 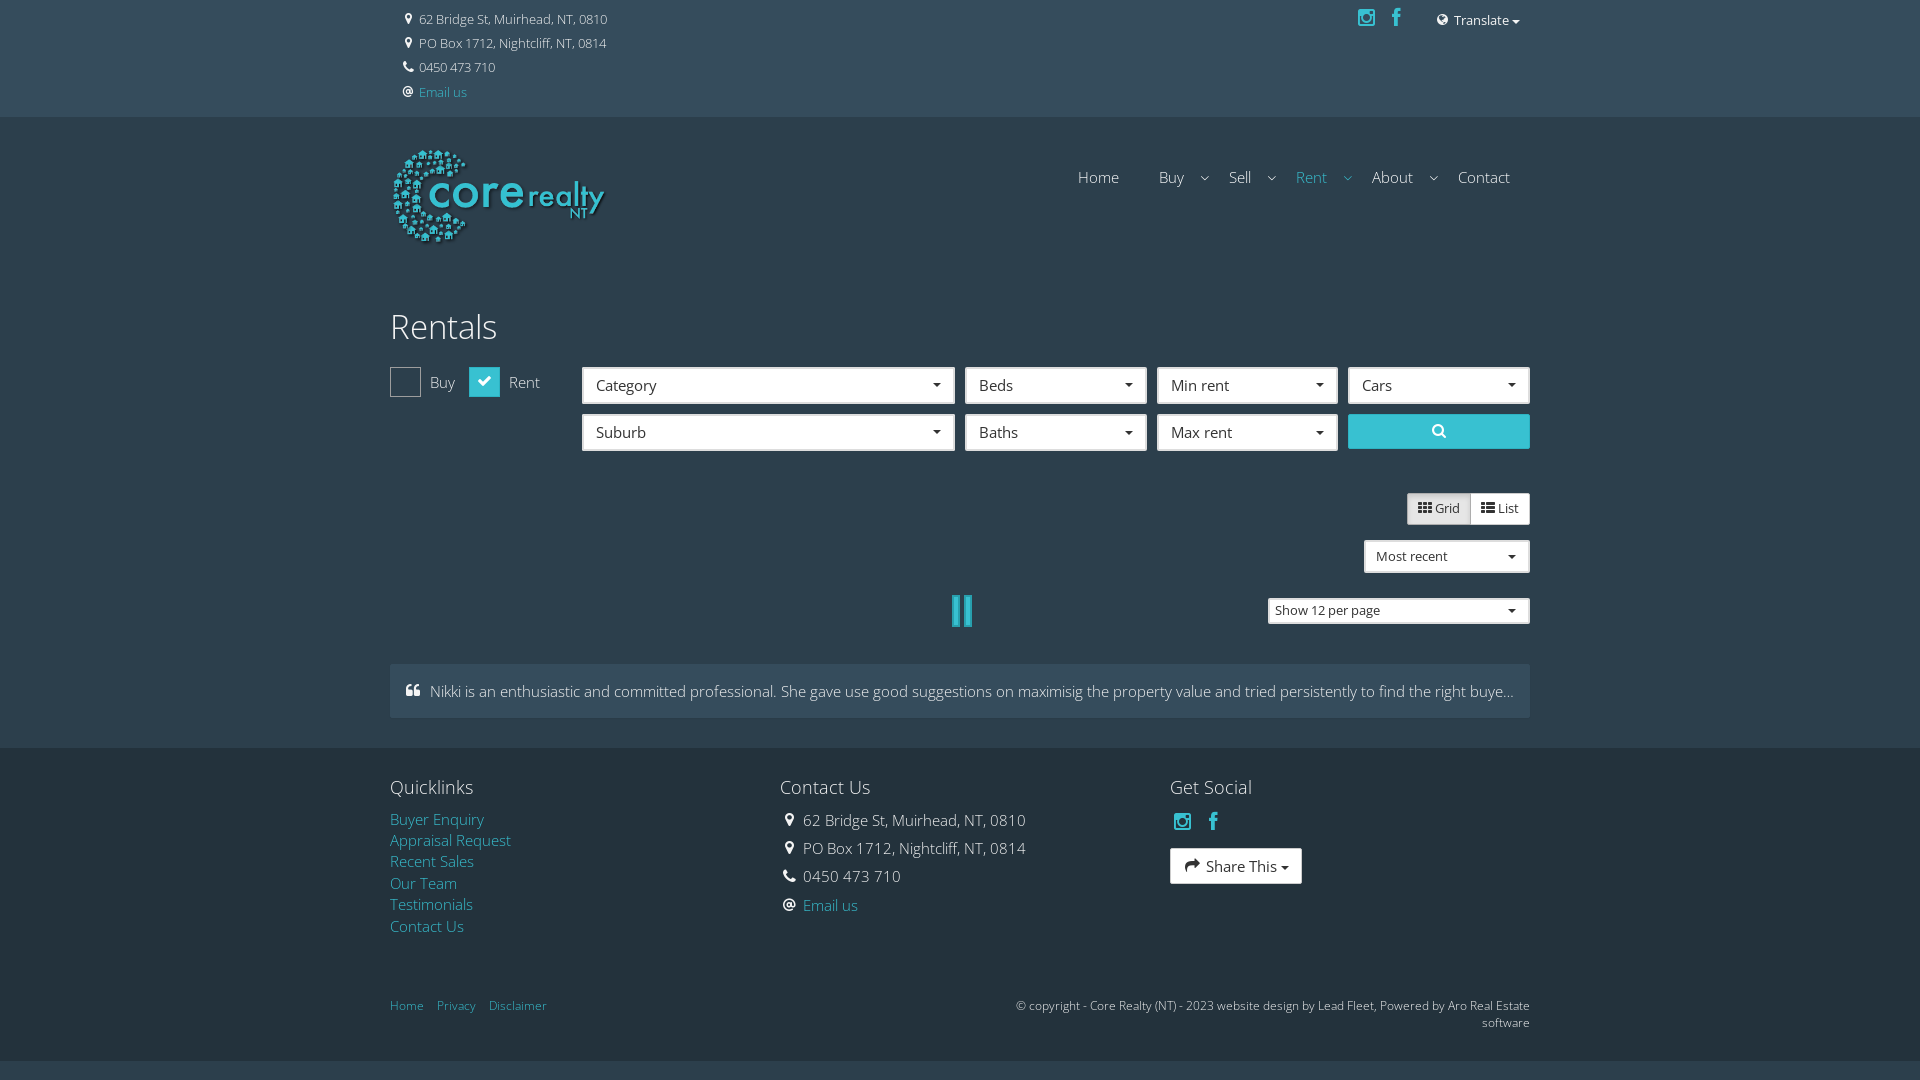 What do you see at coordinates (1241, 176) in the screenshot?
I see `'Sell'` at bounding box center [1241, 176].